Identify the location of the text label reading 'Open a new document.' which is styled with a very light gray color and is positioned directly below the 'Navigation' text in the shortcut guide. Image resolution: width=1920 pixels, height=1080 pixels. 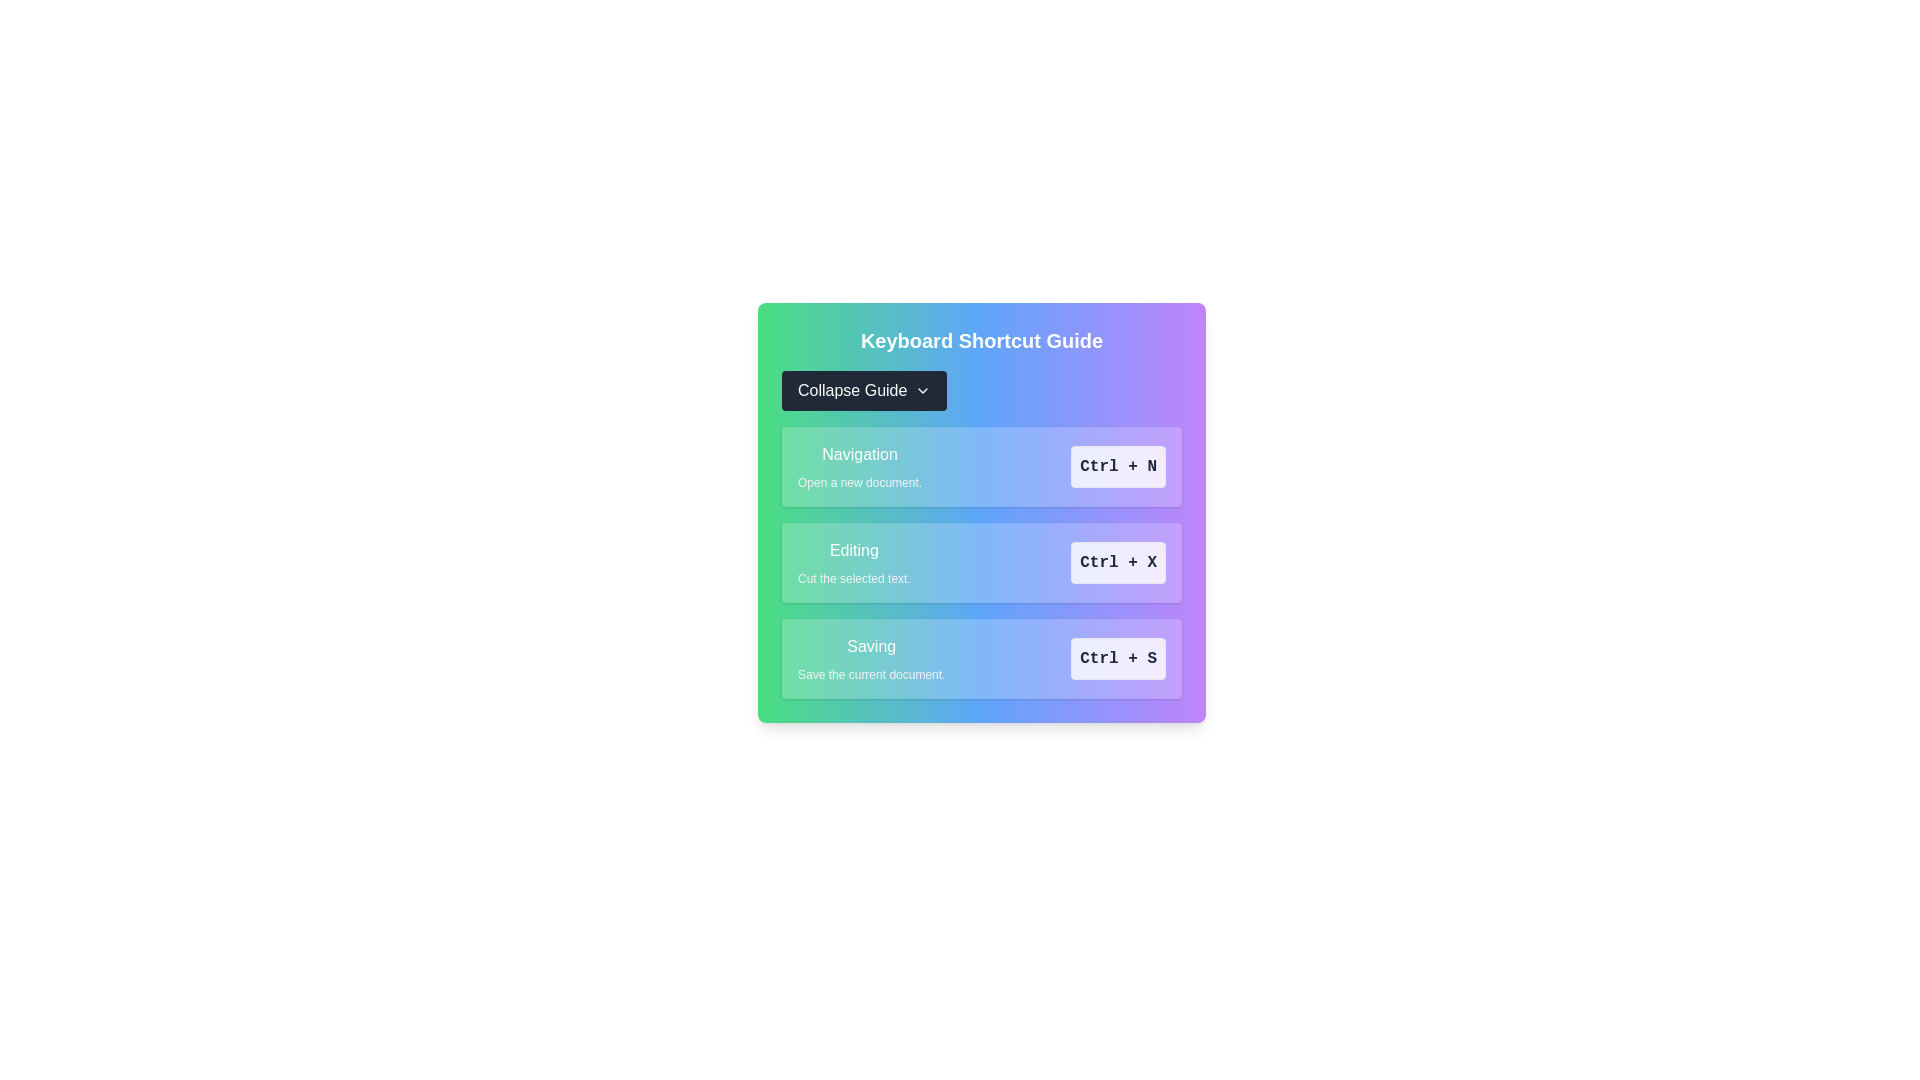
(859, 482).